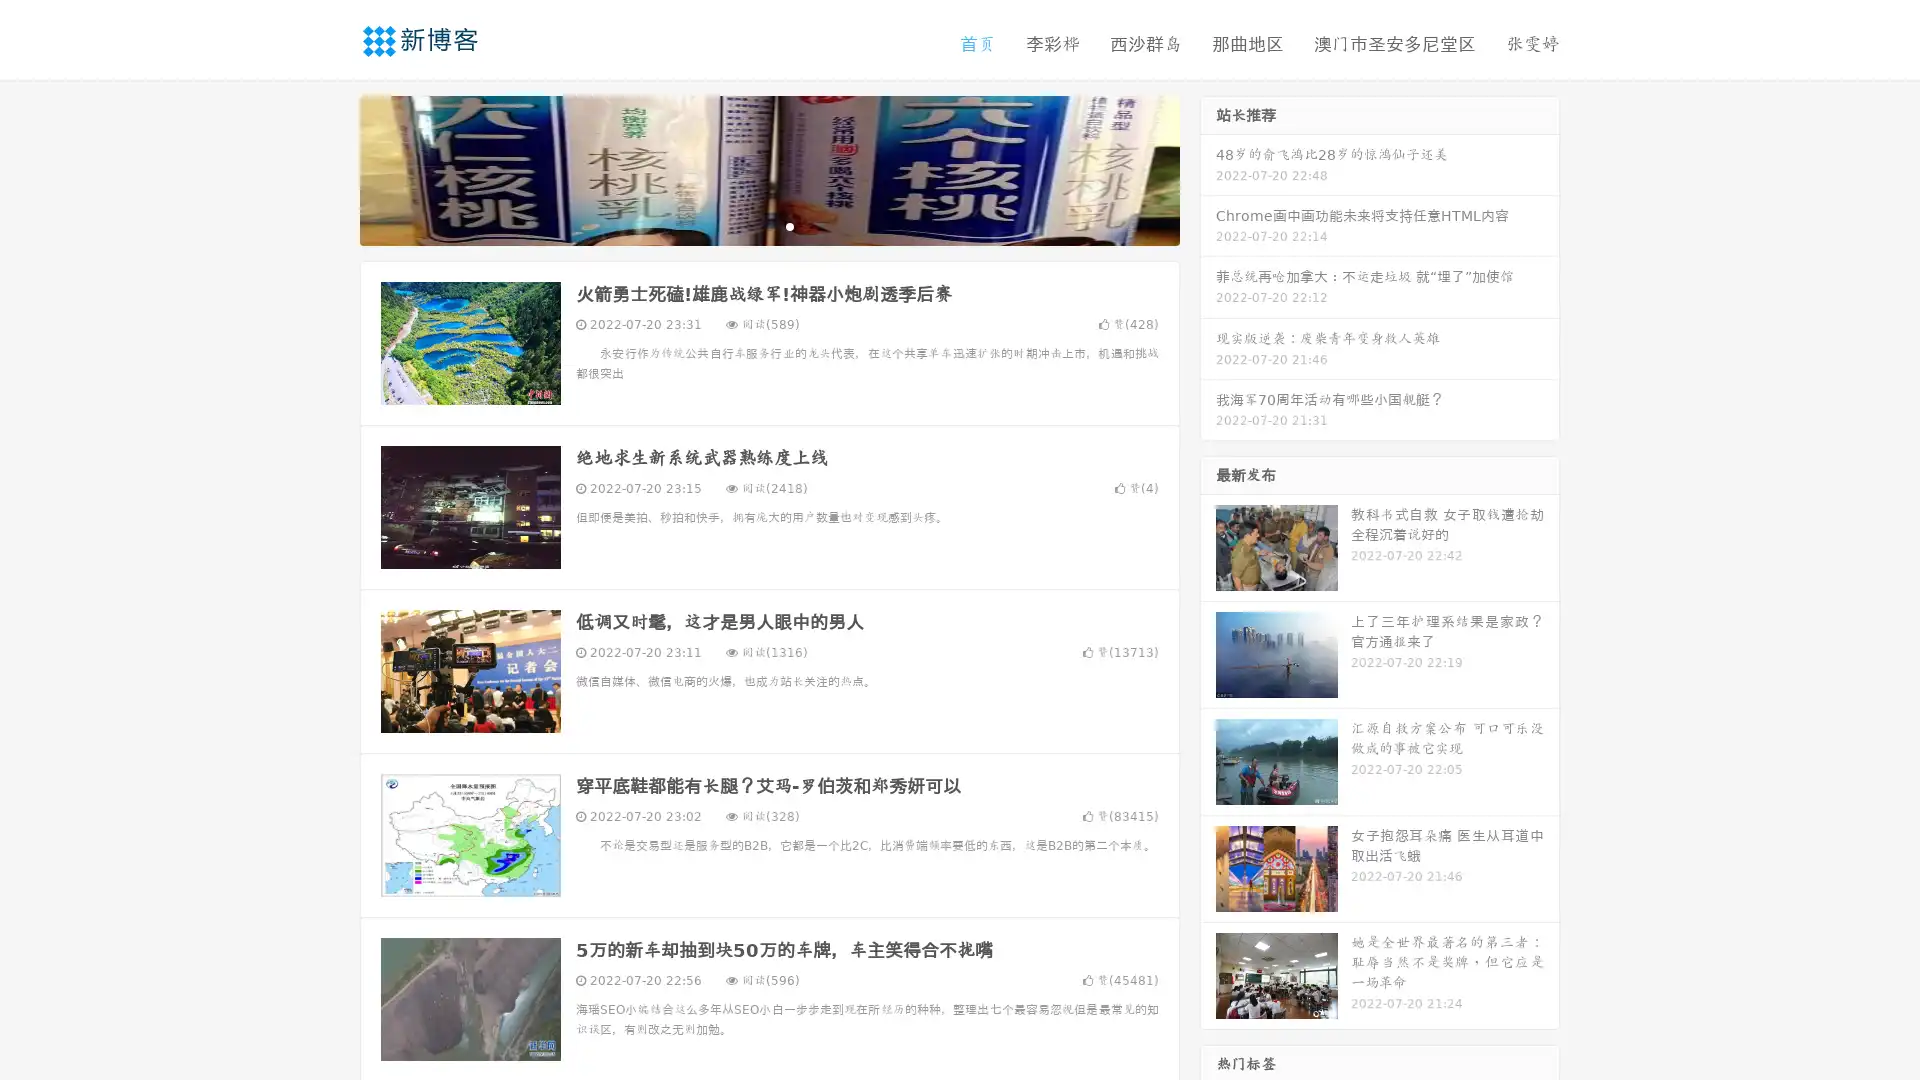 This screenshot has width=1920, height=1080. What do you see at coordinates (789, 225) in the screenshot?
I see `Go to slide 3` at bounding box center [789, 225].